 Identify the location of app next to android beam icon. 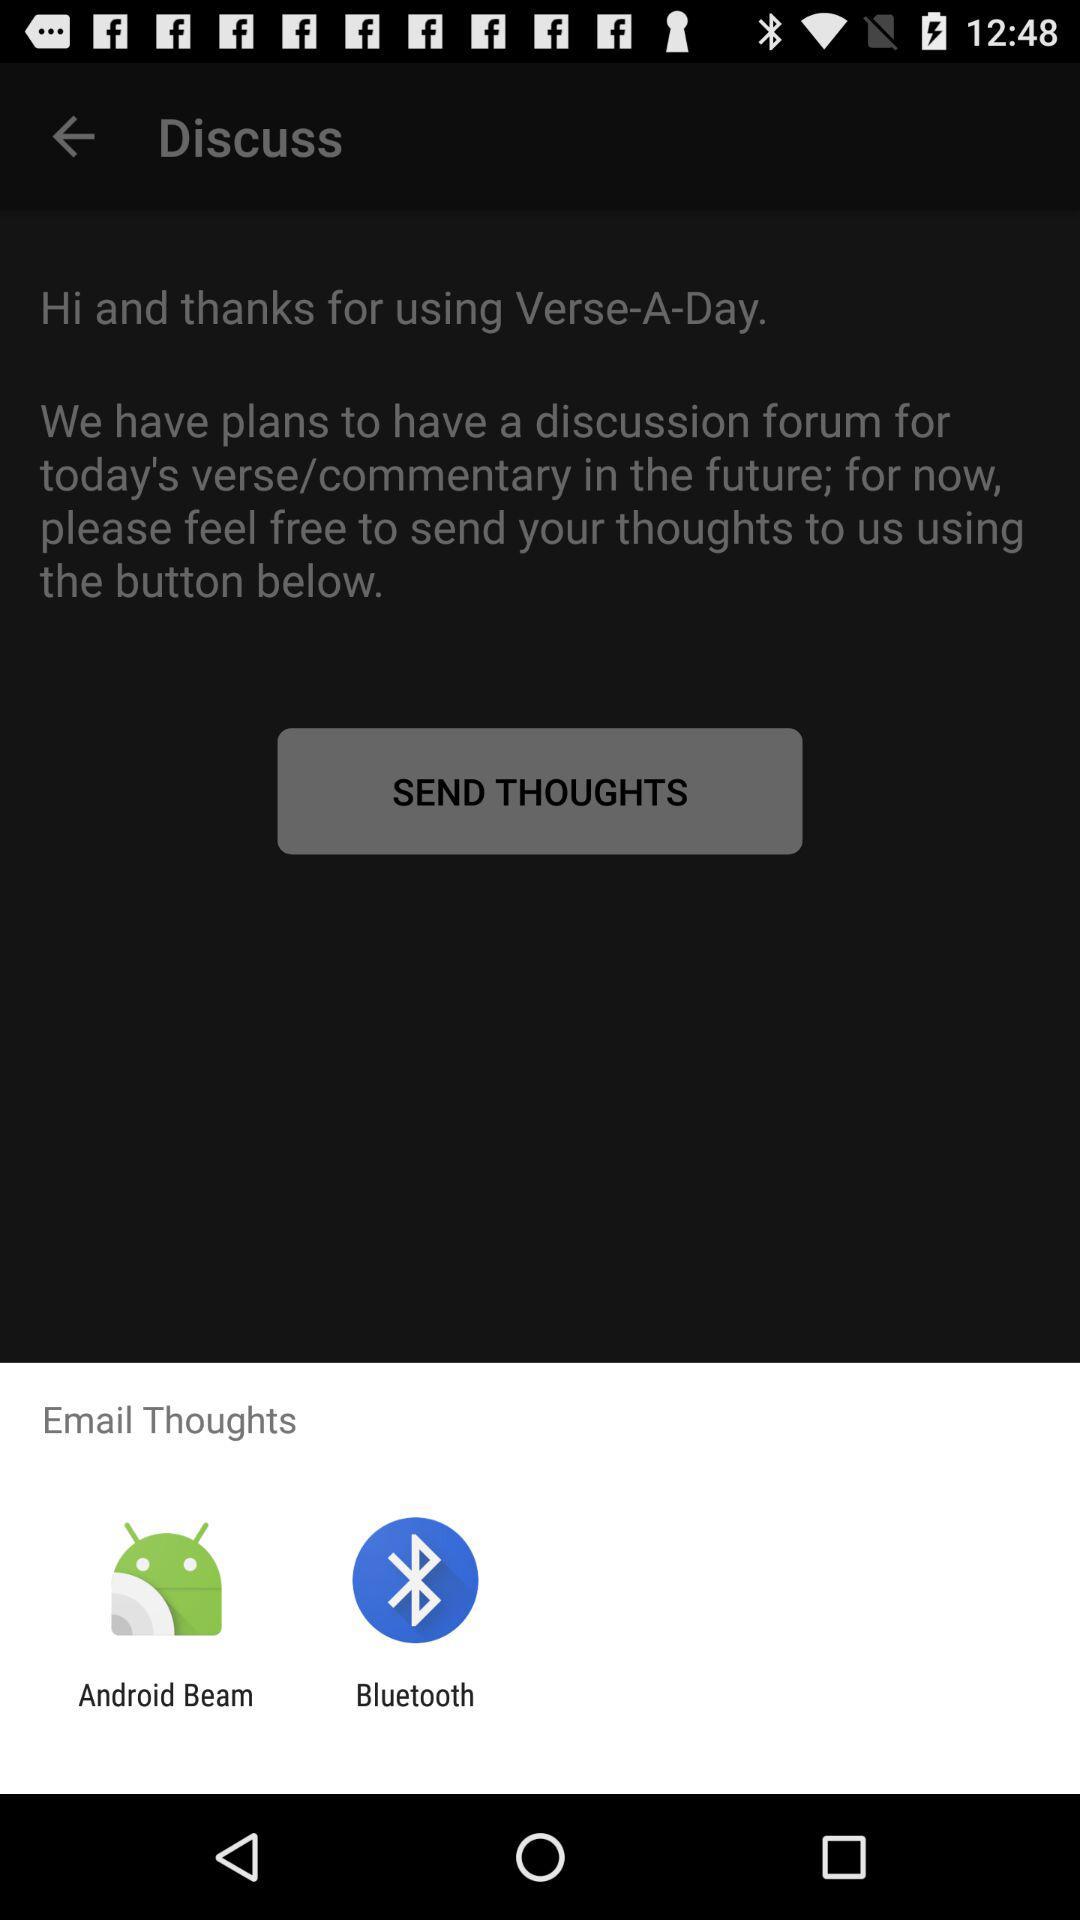
(414, 1711).